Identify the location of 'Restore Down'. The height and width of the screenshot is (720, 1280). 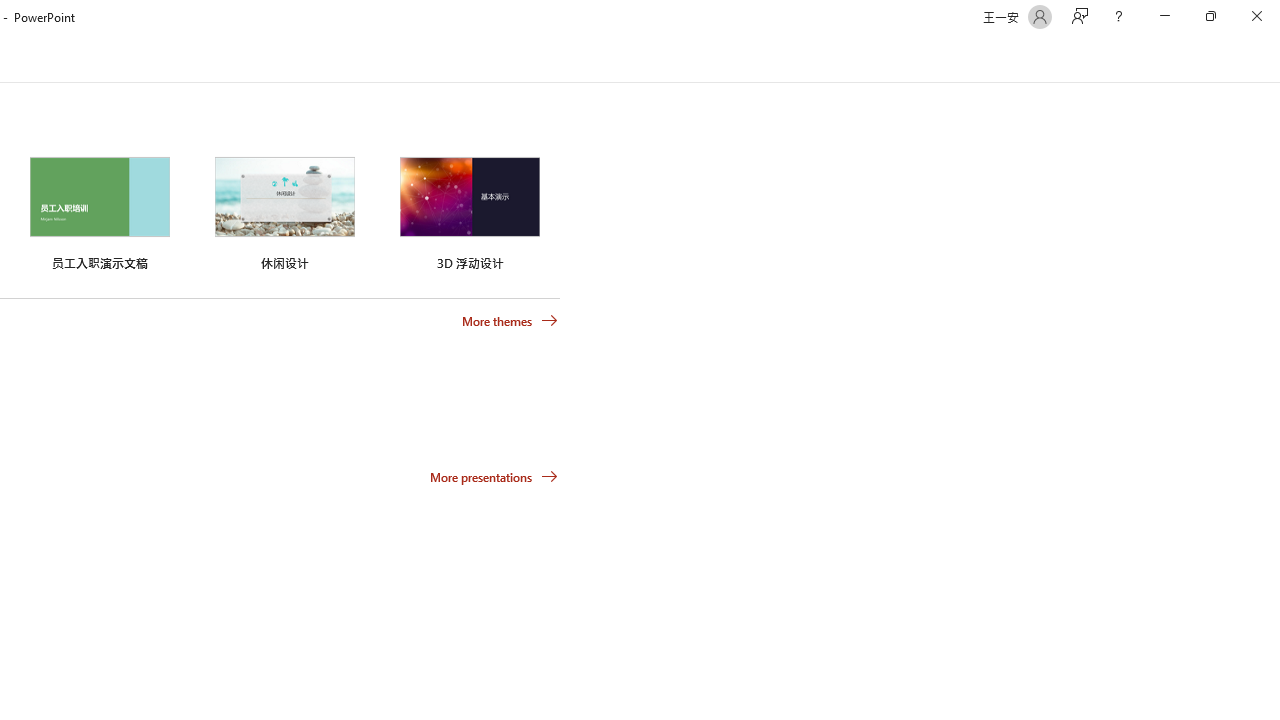
(1209, 16).